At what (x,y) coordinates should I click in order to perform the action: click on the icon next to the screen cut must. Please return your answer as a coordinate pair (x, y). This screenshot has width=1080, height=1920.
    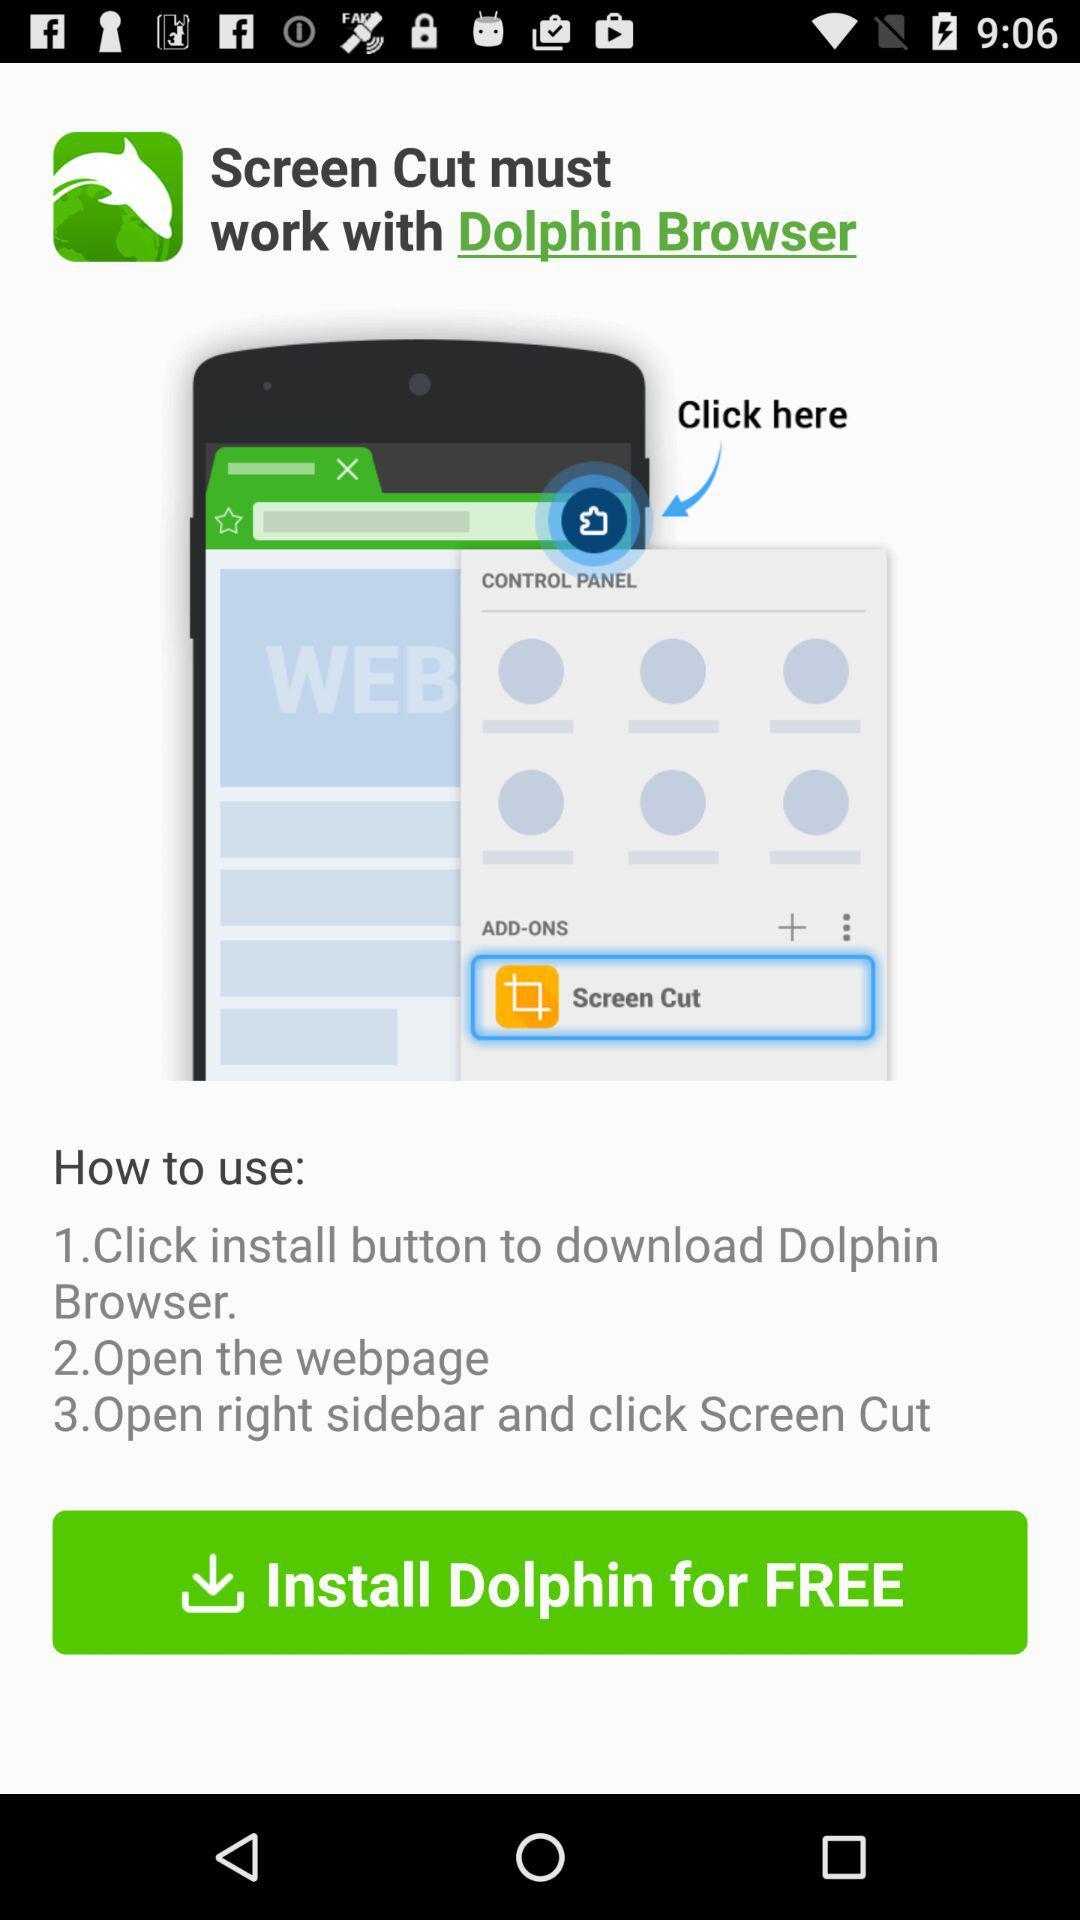
    Looking at the image, I should click on (118, 196).